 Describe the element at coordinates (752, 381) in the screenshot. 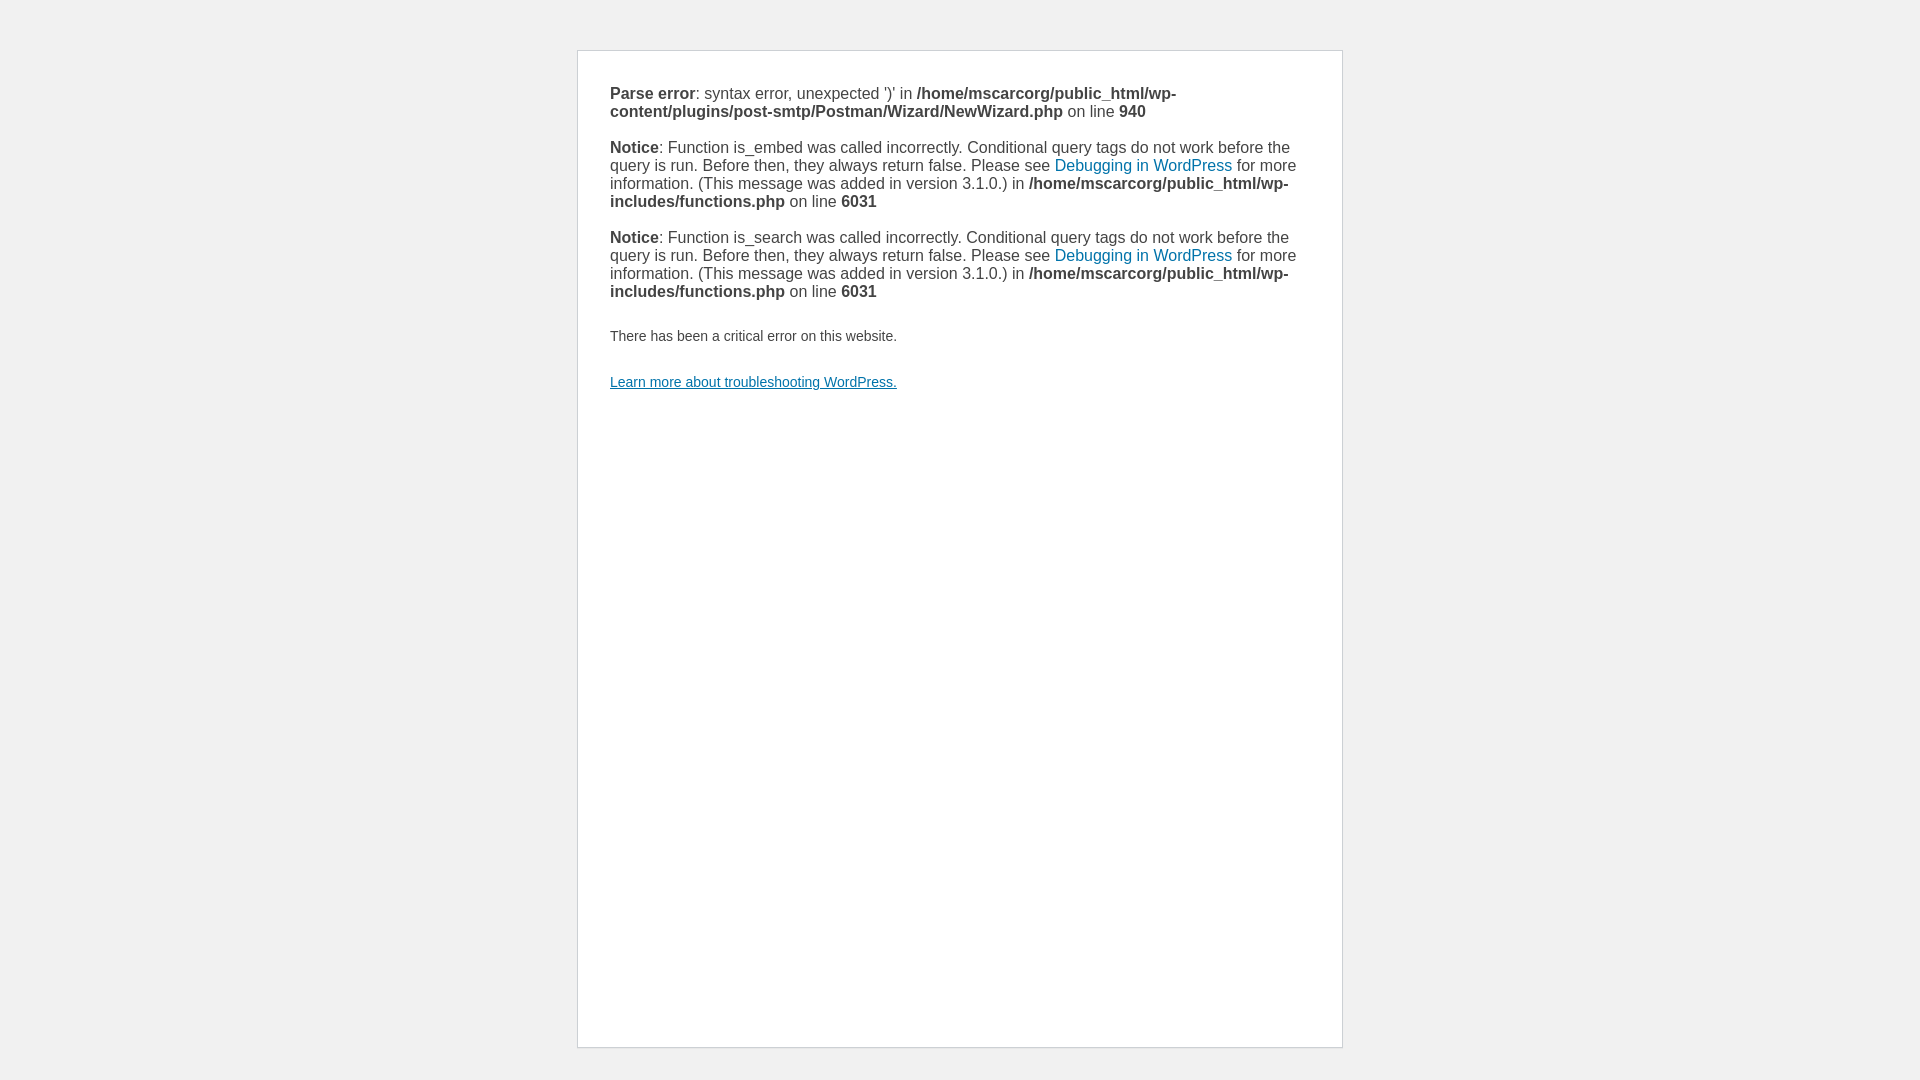

I see `'Learn more about troubleshooting WordPress.'` at that location.